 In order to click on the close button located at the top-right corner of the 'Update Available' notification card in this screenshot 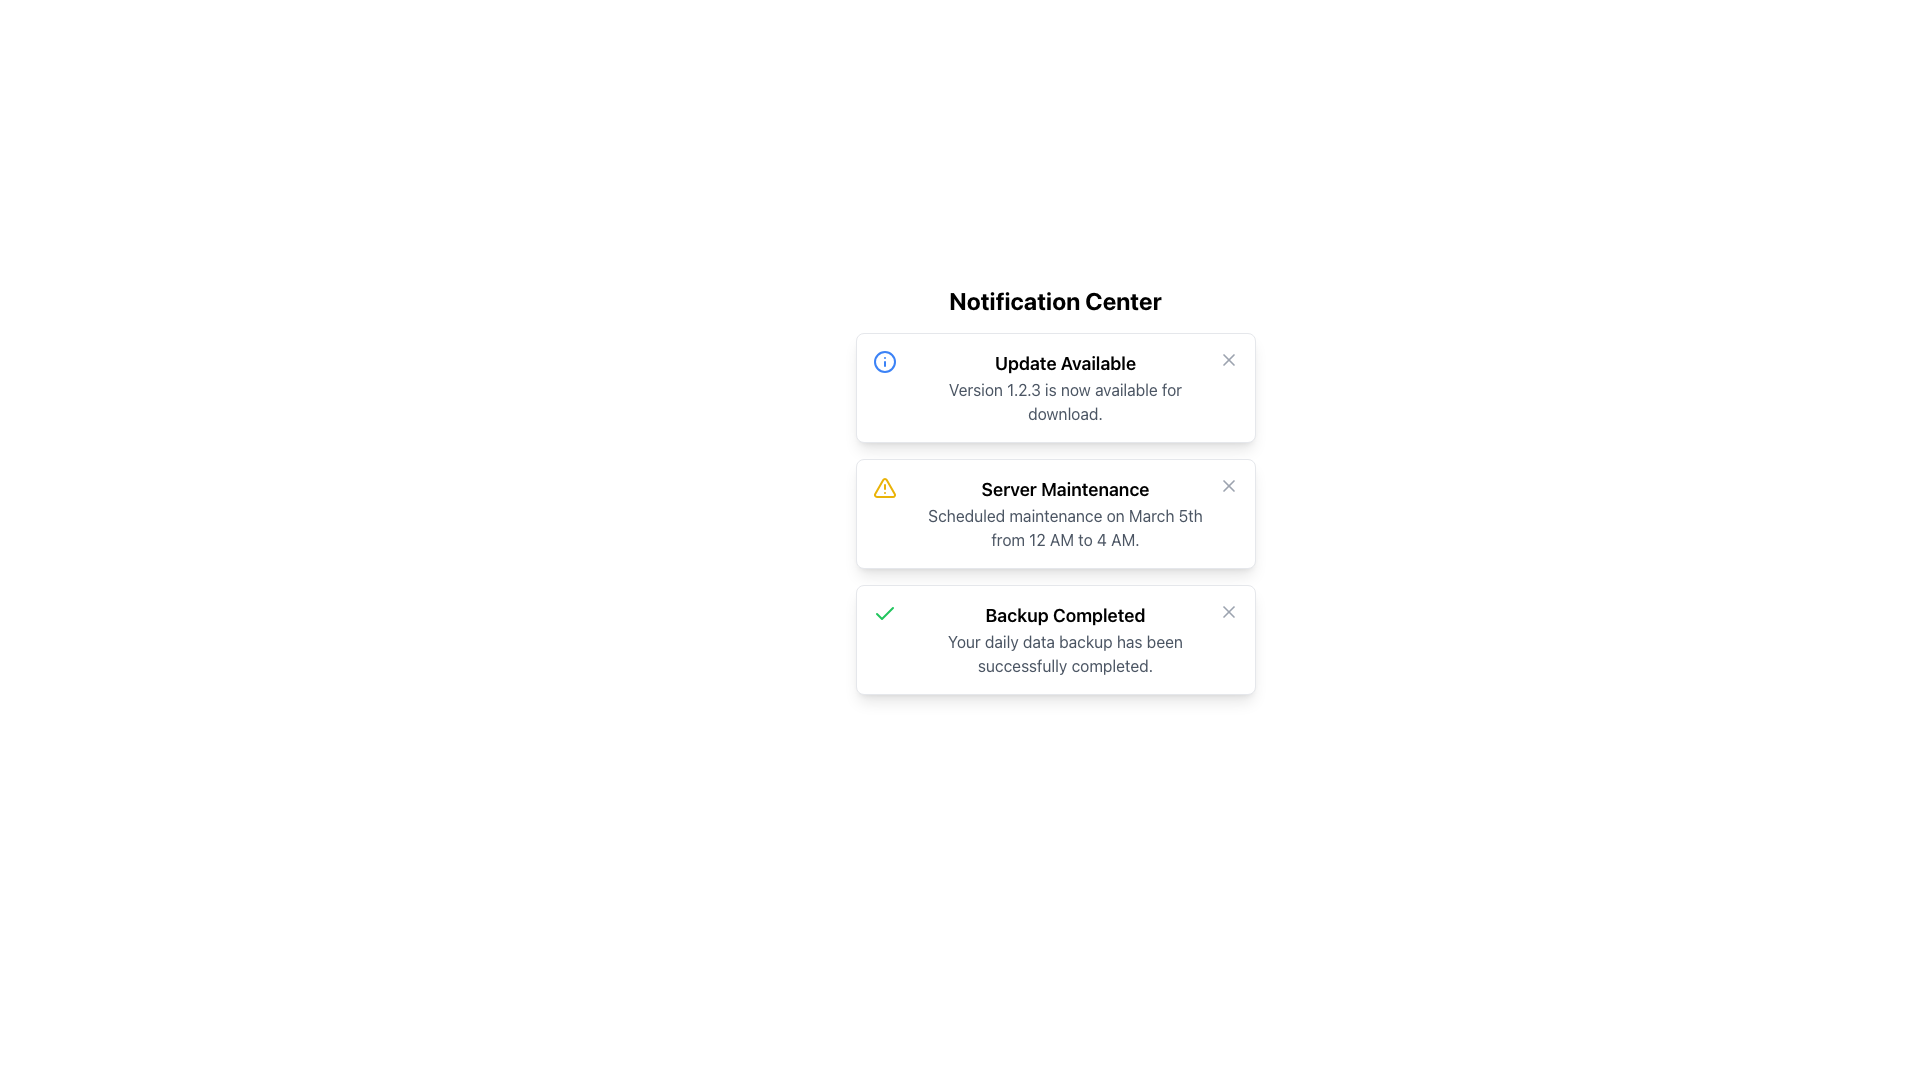, I will do `click(1227, 358)`.